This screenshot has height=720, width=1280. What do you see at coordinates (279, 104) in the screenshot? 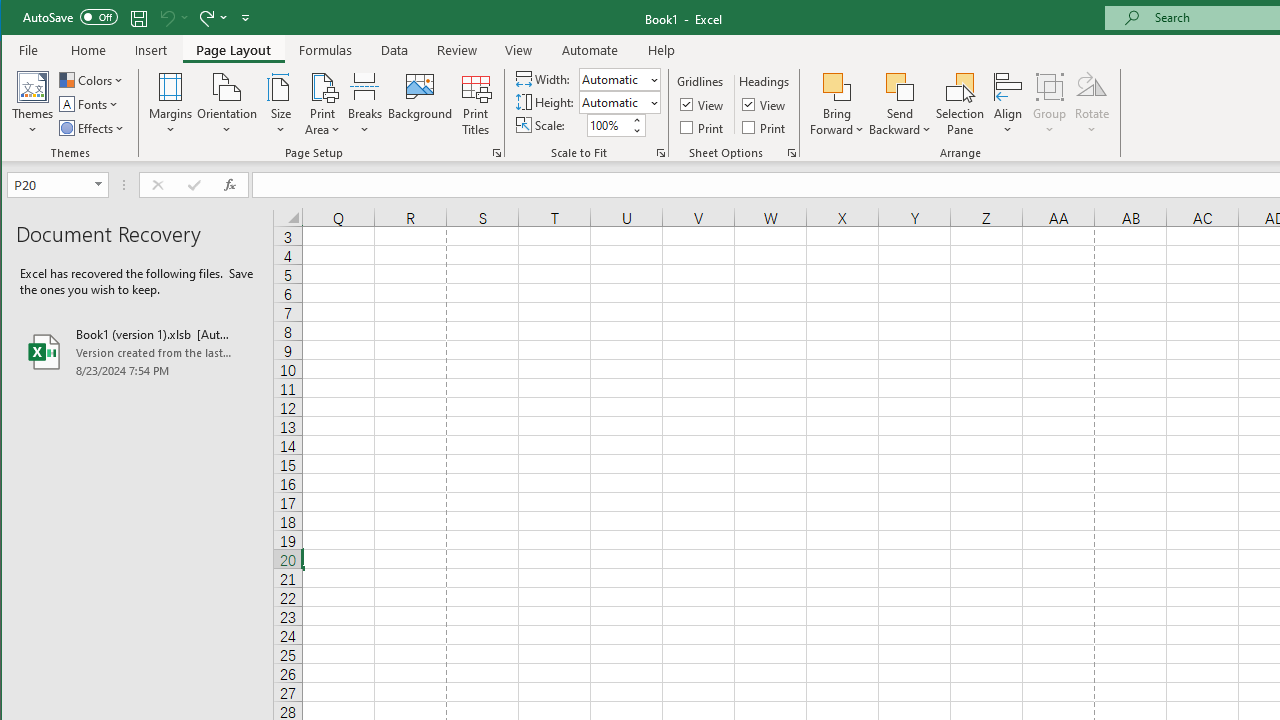
I see `'Size'` at bounding box center [279, 104].